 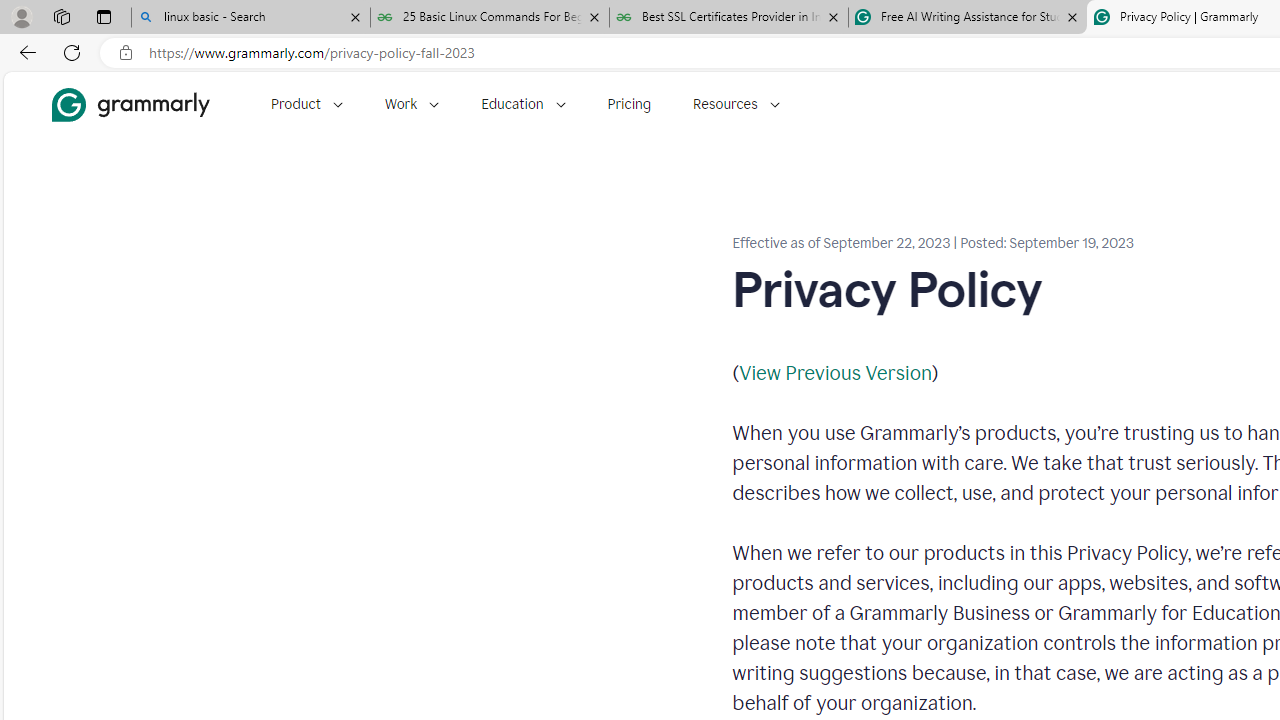 What do you see at coordinates (835, 372) in the screenshot?
I see `'View Previous Version'` at bounding box center [835, 372].